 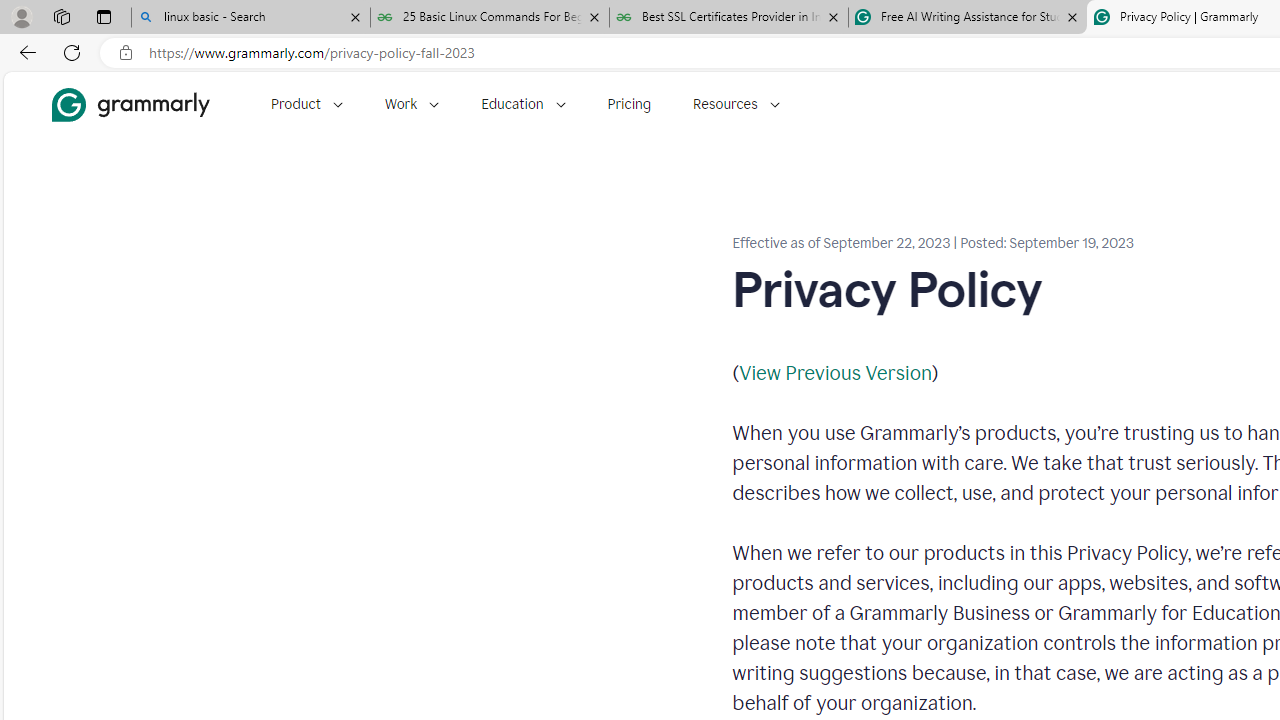 What do you see at coordinates (835, 372) in the screenshot?
I see `'View Previous Version'` at bounding box center [835, 372].